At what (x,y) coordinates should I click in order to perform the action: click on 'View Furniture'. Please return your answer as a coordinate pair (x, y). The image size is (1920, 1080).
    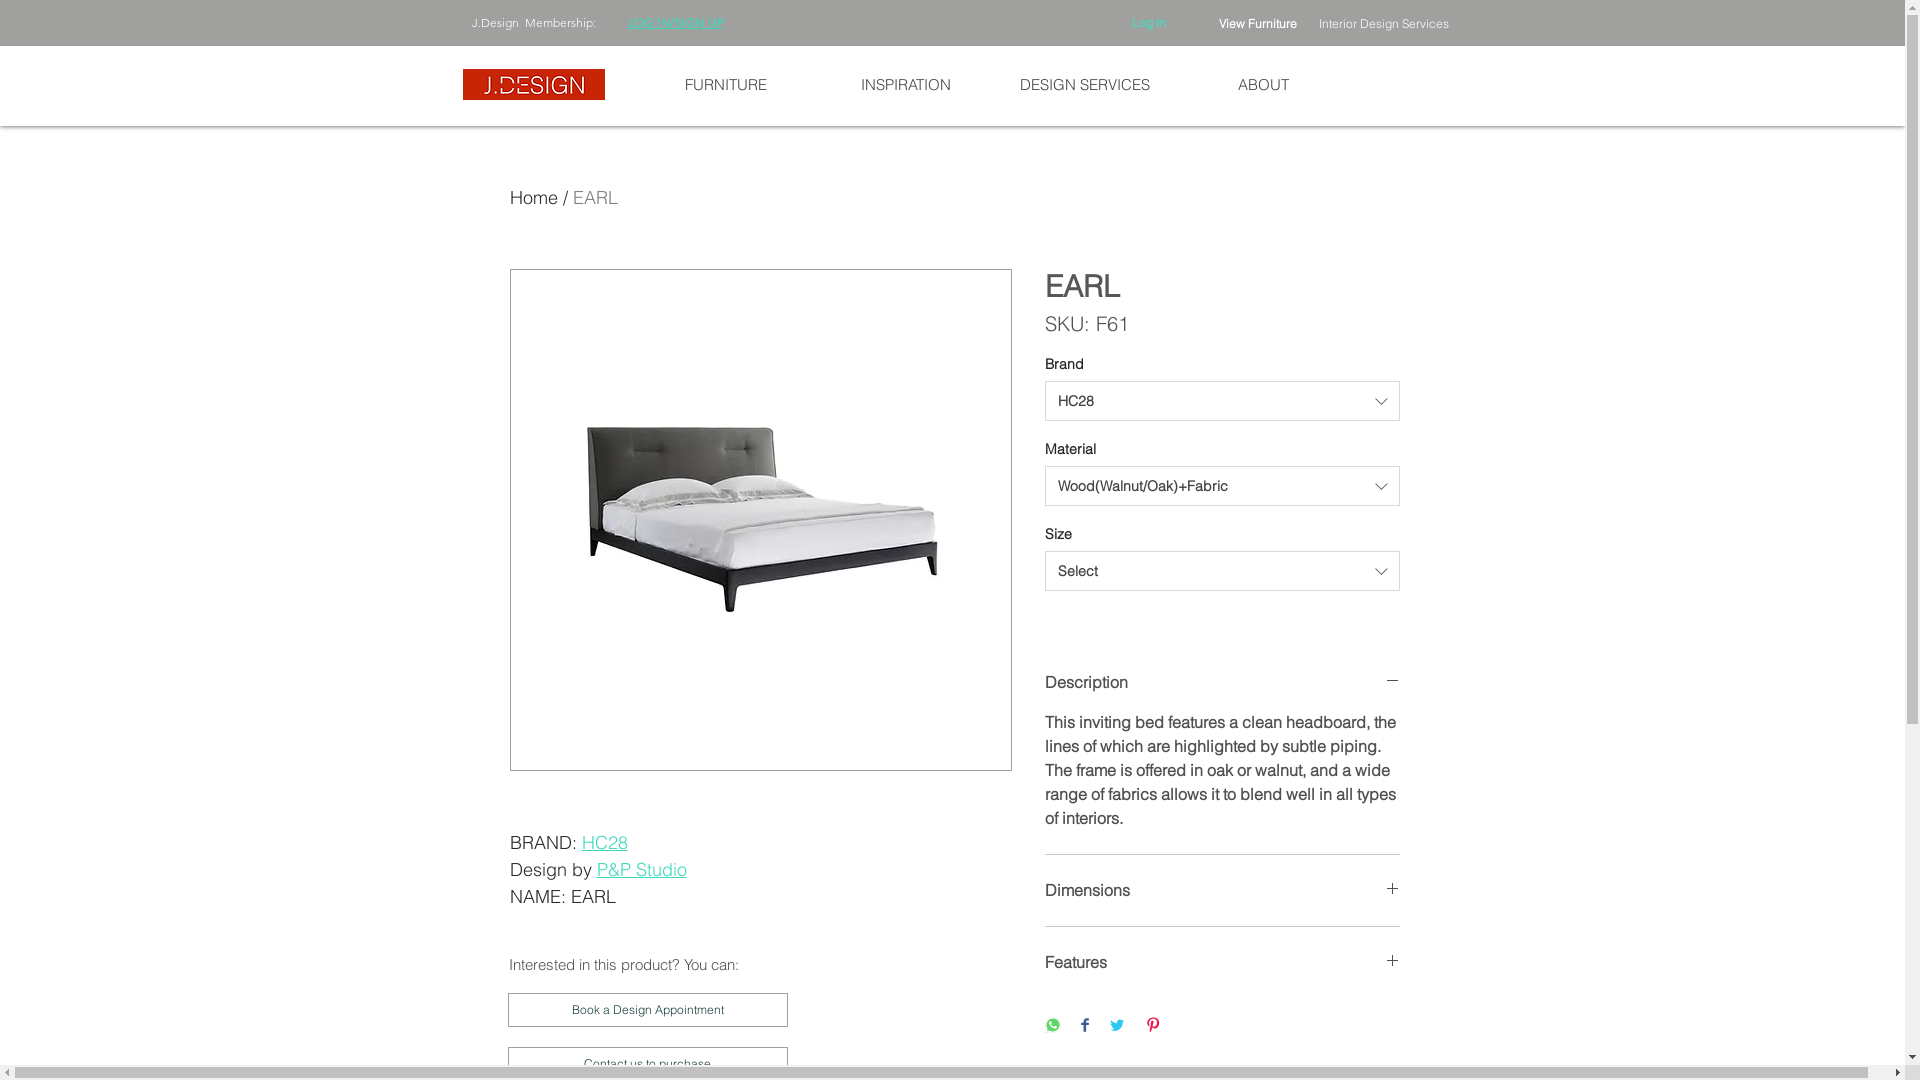
    Looking at the image, I should click on (1256, 23).